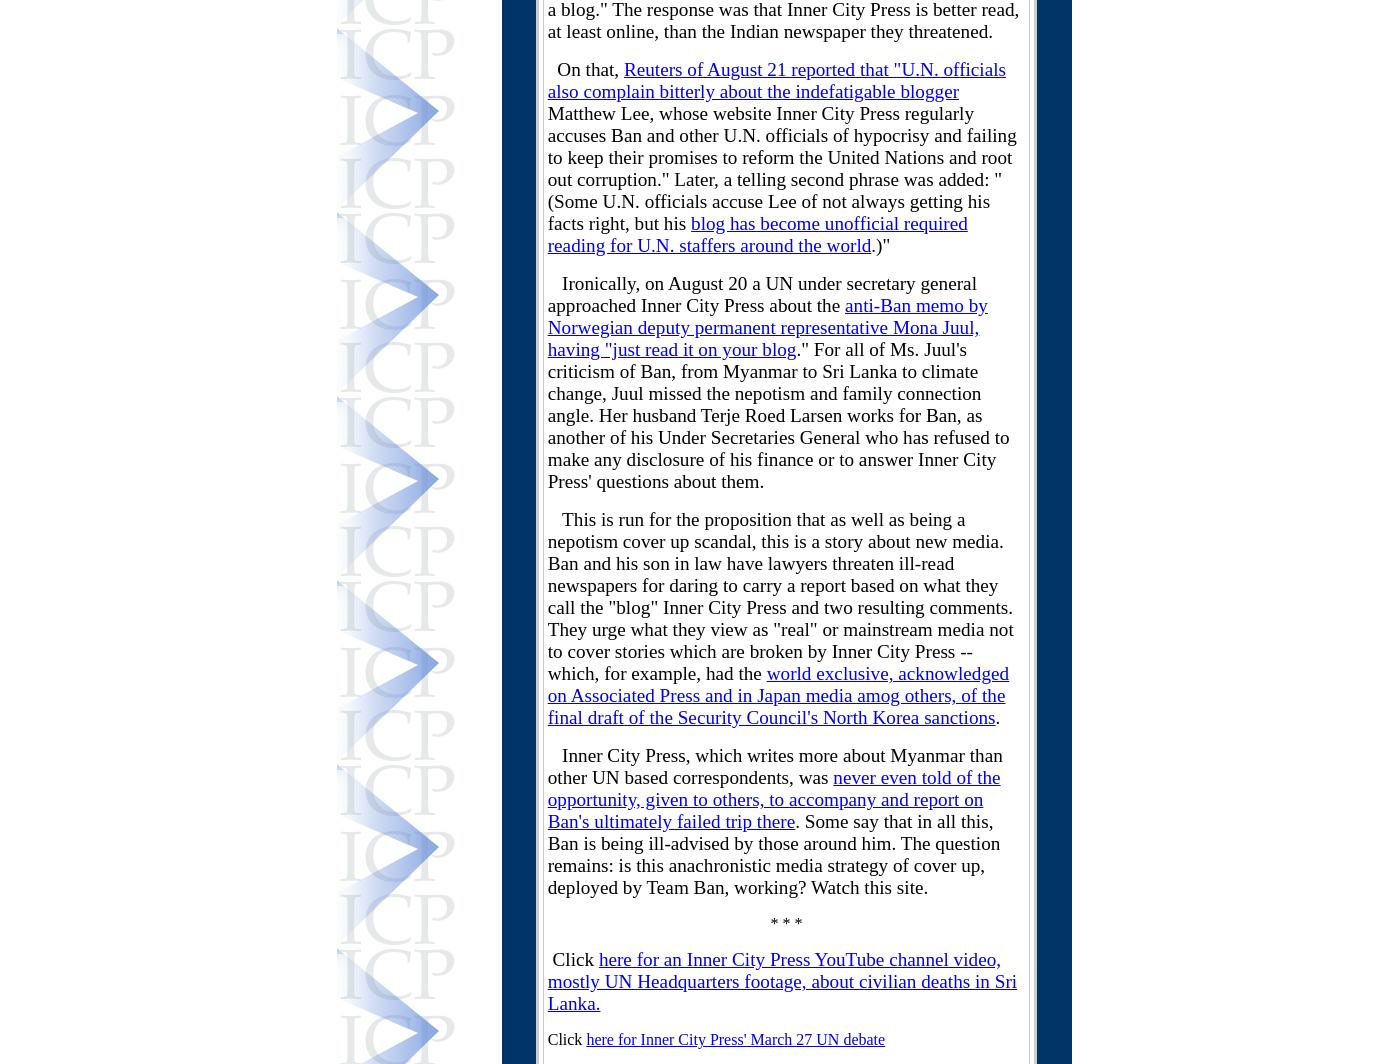  Describe the element at coordinates (773, 799) in the screenshot. I see `'never
even told of
the opportunity, given to others, to accompany and report on Ban's
ultimately failed trip there'` at that location.